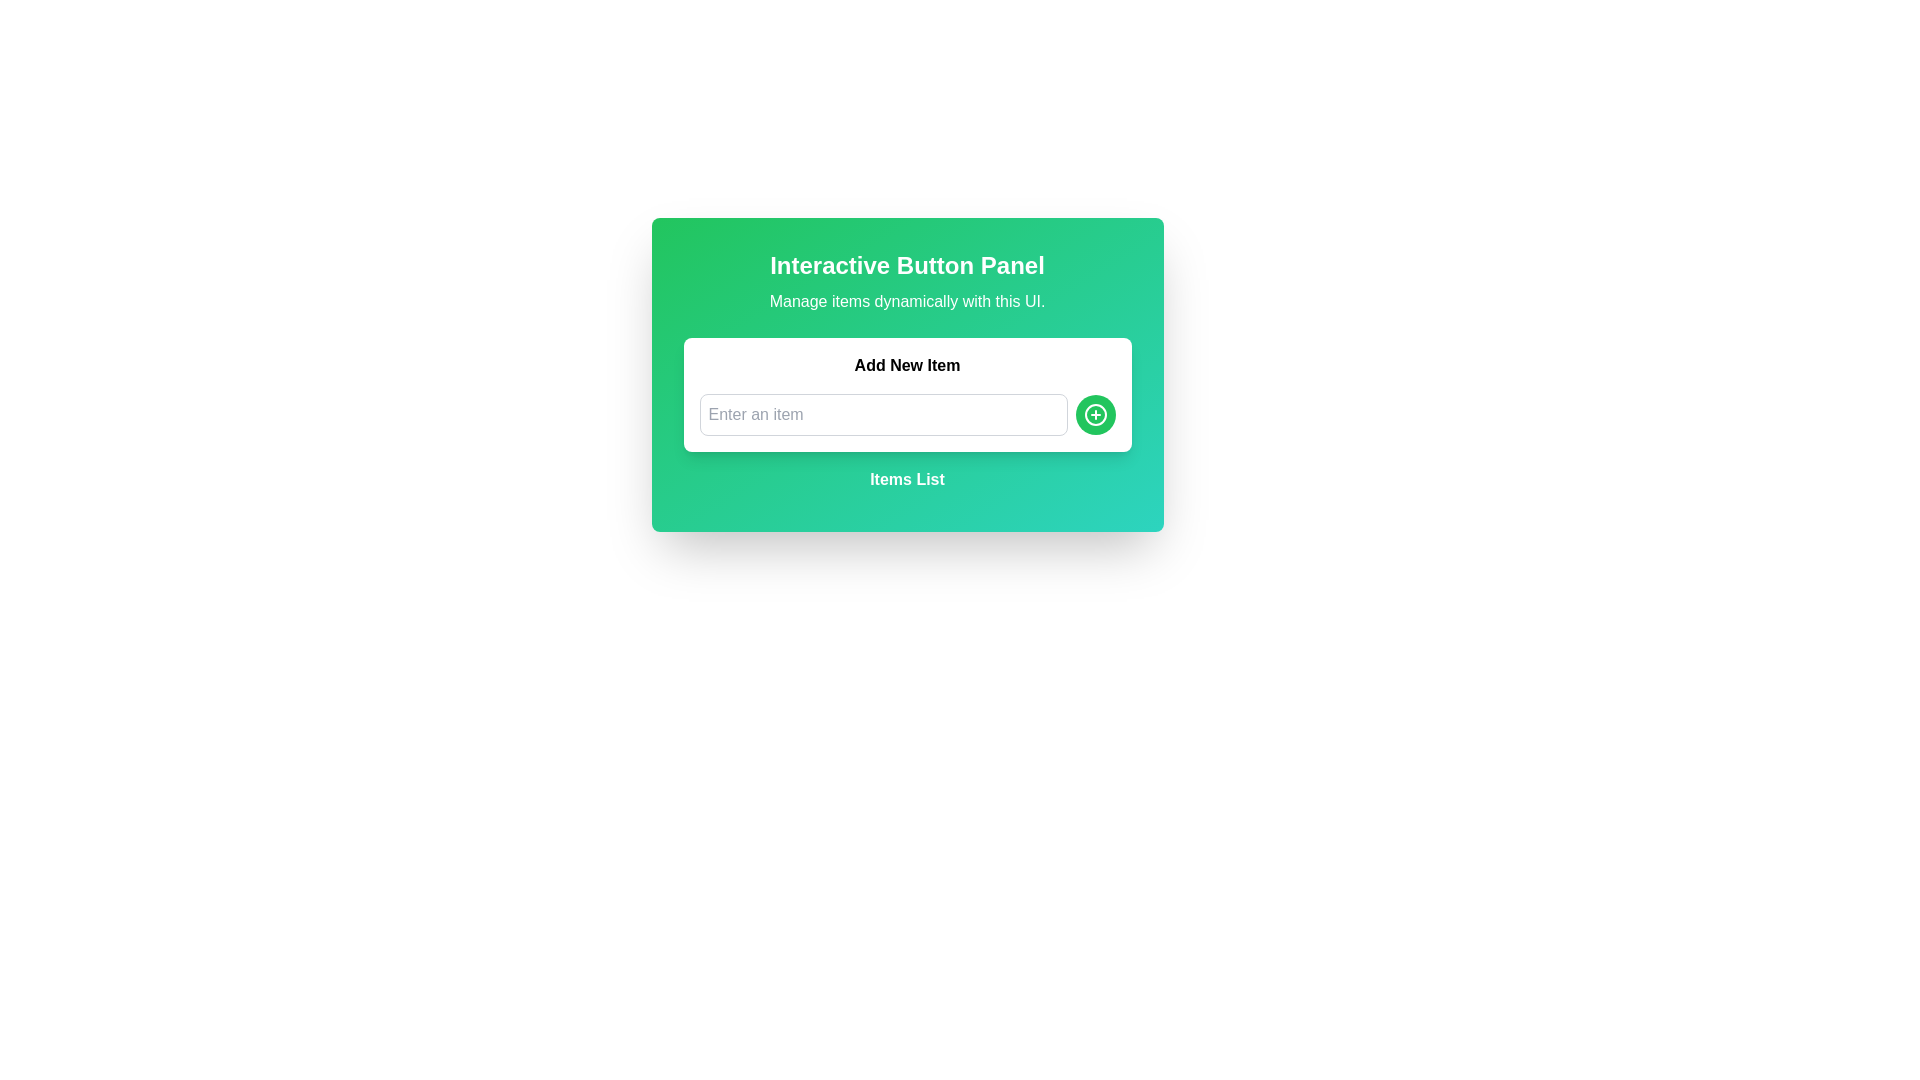 The height and width of the screenshot is (1080, 1920). Describe the element at coordinates (1094, 414) in the screenshot. I see `the button with a plus sign located to the right of the input field` at that location.